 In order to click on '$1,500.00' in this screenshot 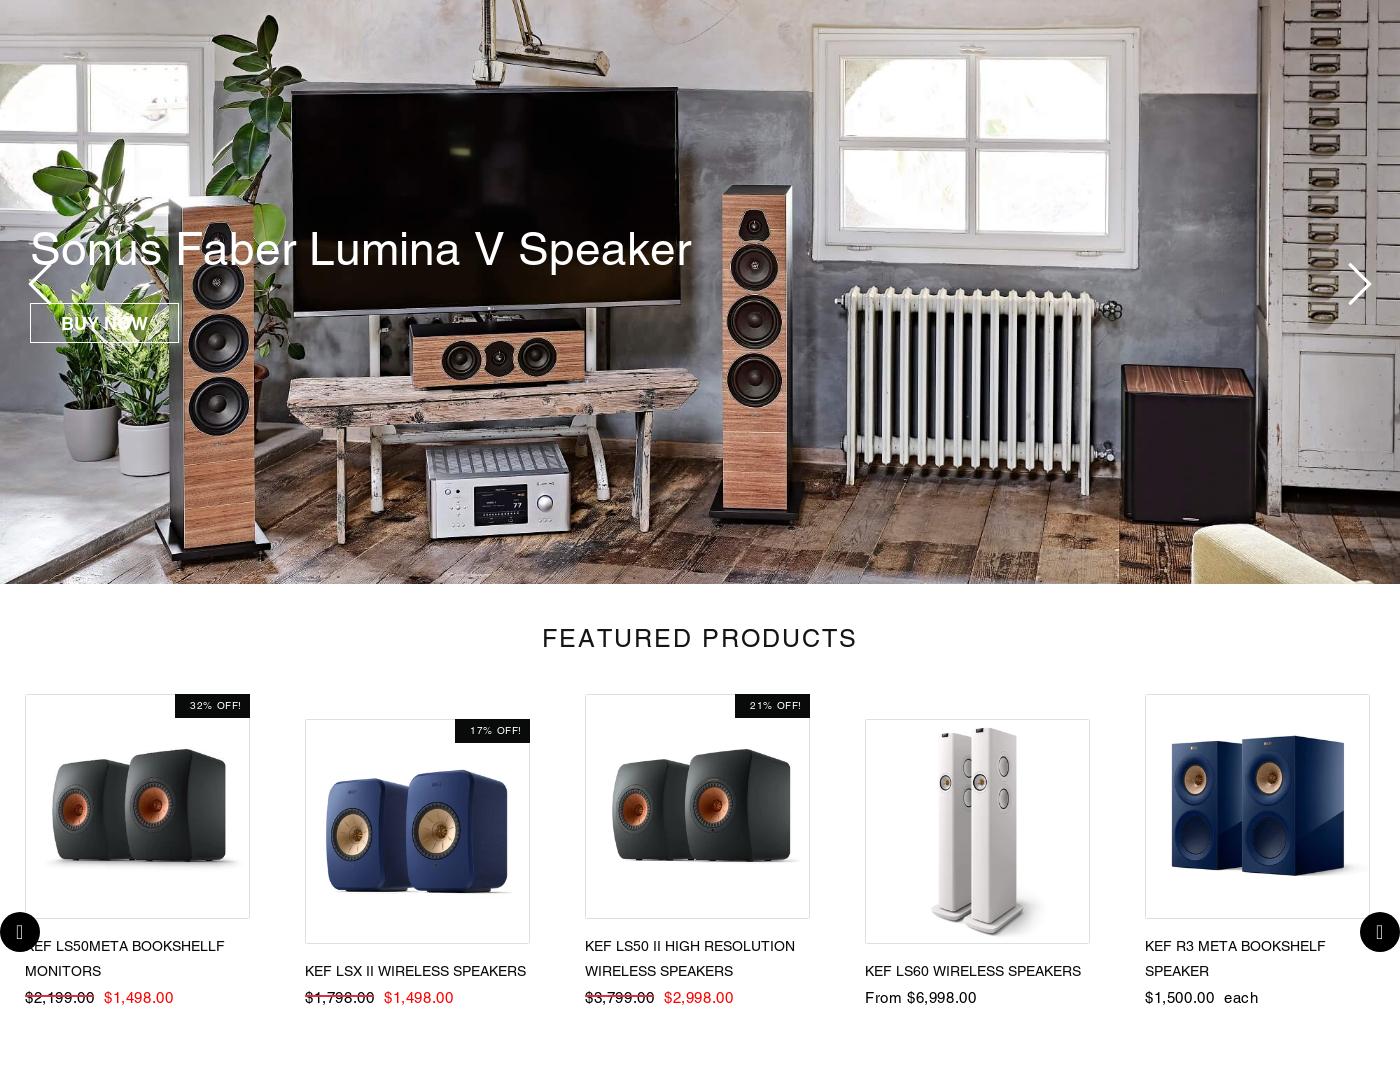, I will do `click(1179, 997)`.